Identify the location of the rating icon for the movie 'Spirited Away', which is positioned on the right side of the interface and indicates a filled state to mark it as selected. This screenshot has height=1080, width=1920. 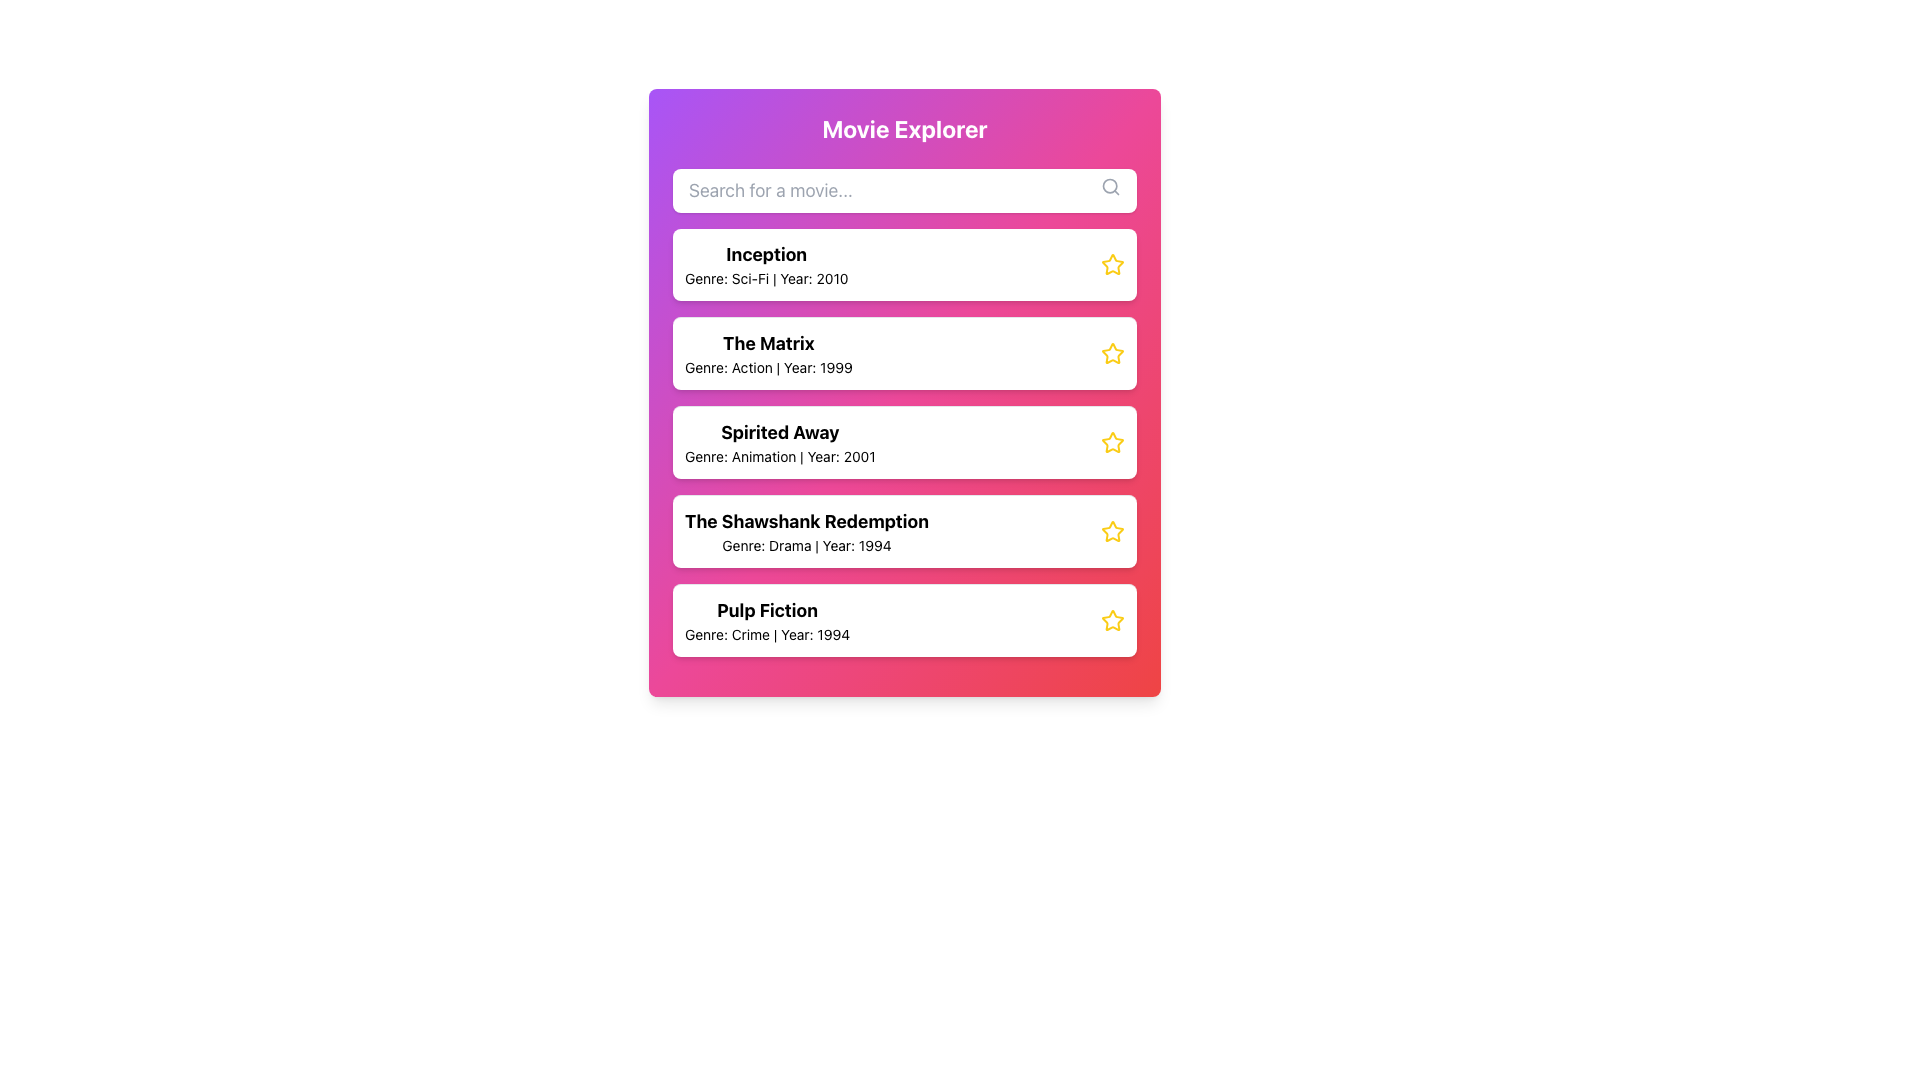
(1112, 442).